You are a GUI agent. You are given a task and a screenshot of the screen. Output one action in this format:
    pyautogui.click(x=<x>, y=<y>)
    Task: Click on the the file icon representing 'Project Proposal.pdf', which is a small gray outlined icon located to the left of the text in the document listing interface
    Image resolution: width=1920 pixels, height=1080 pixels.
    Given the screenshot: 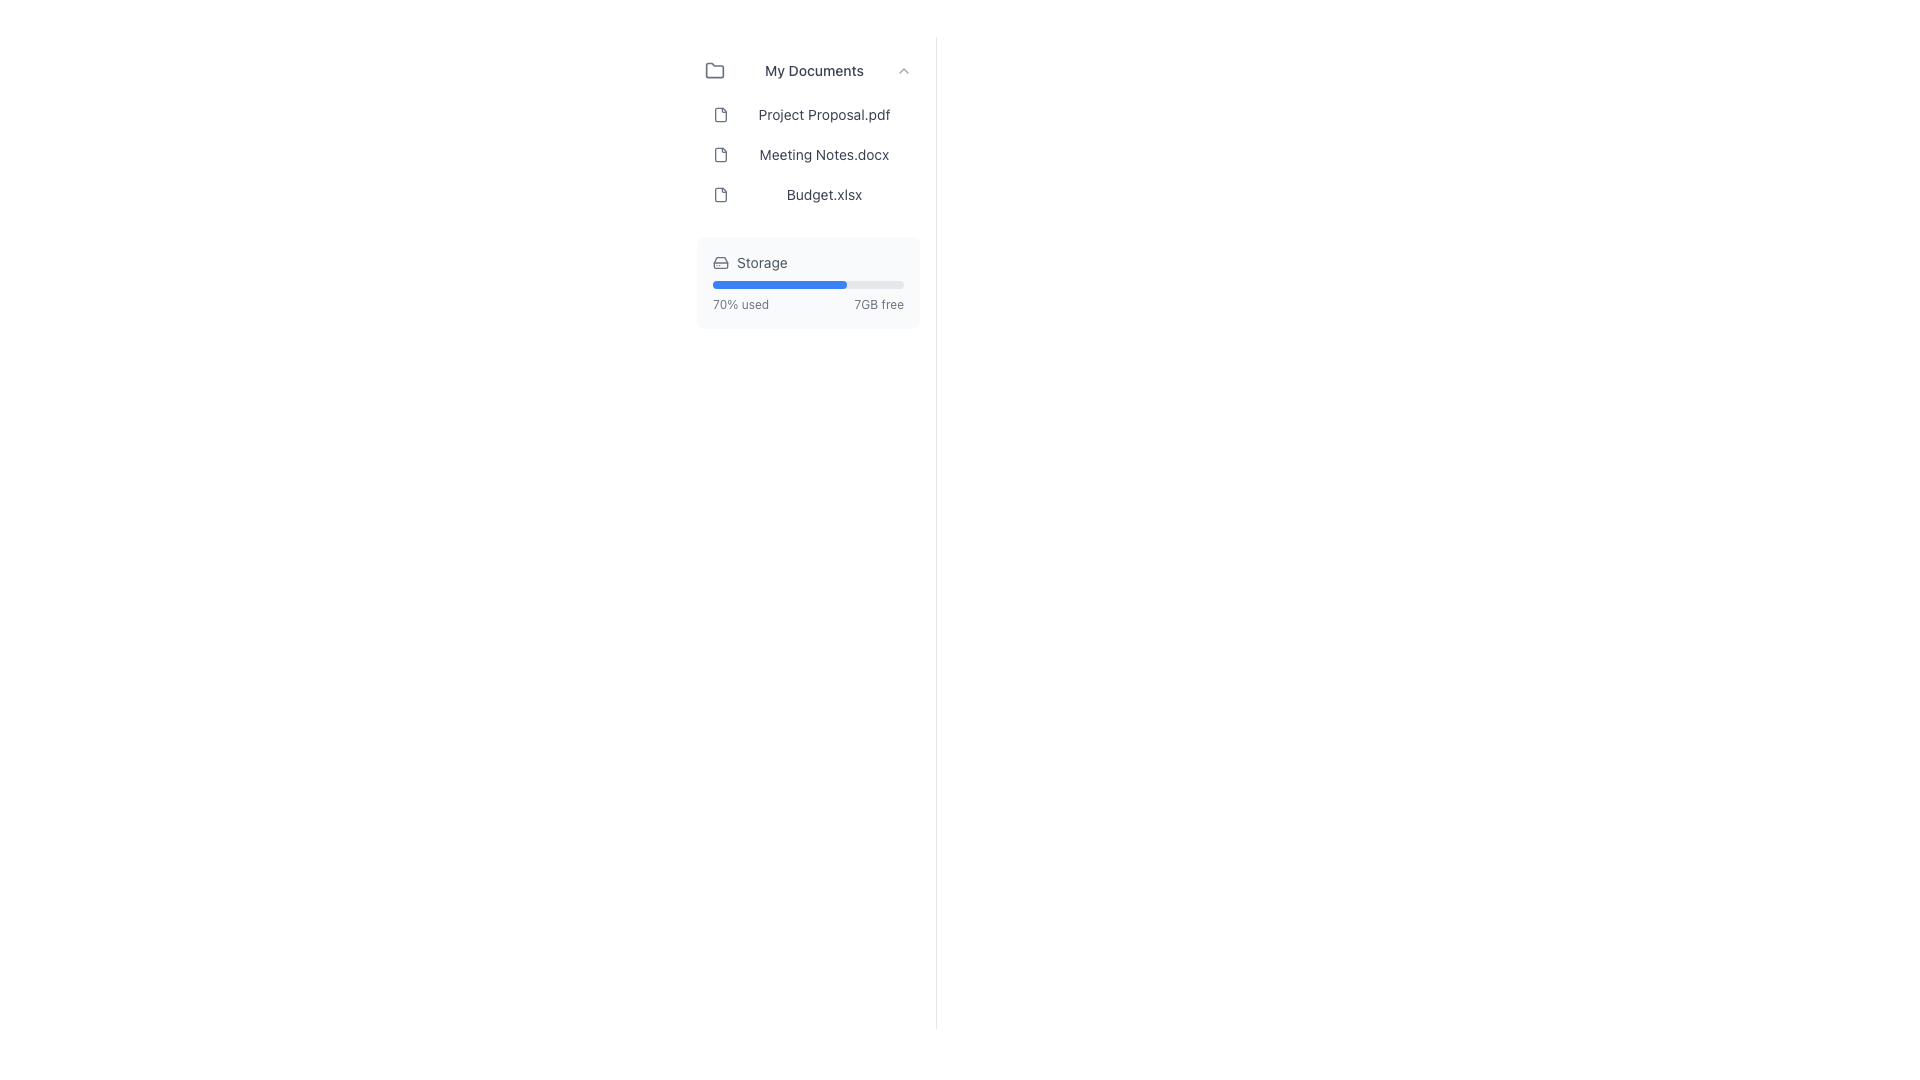 What is the action you would take?
    pyautogui.click(x=720, y=115)
    